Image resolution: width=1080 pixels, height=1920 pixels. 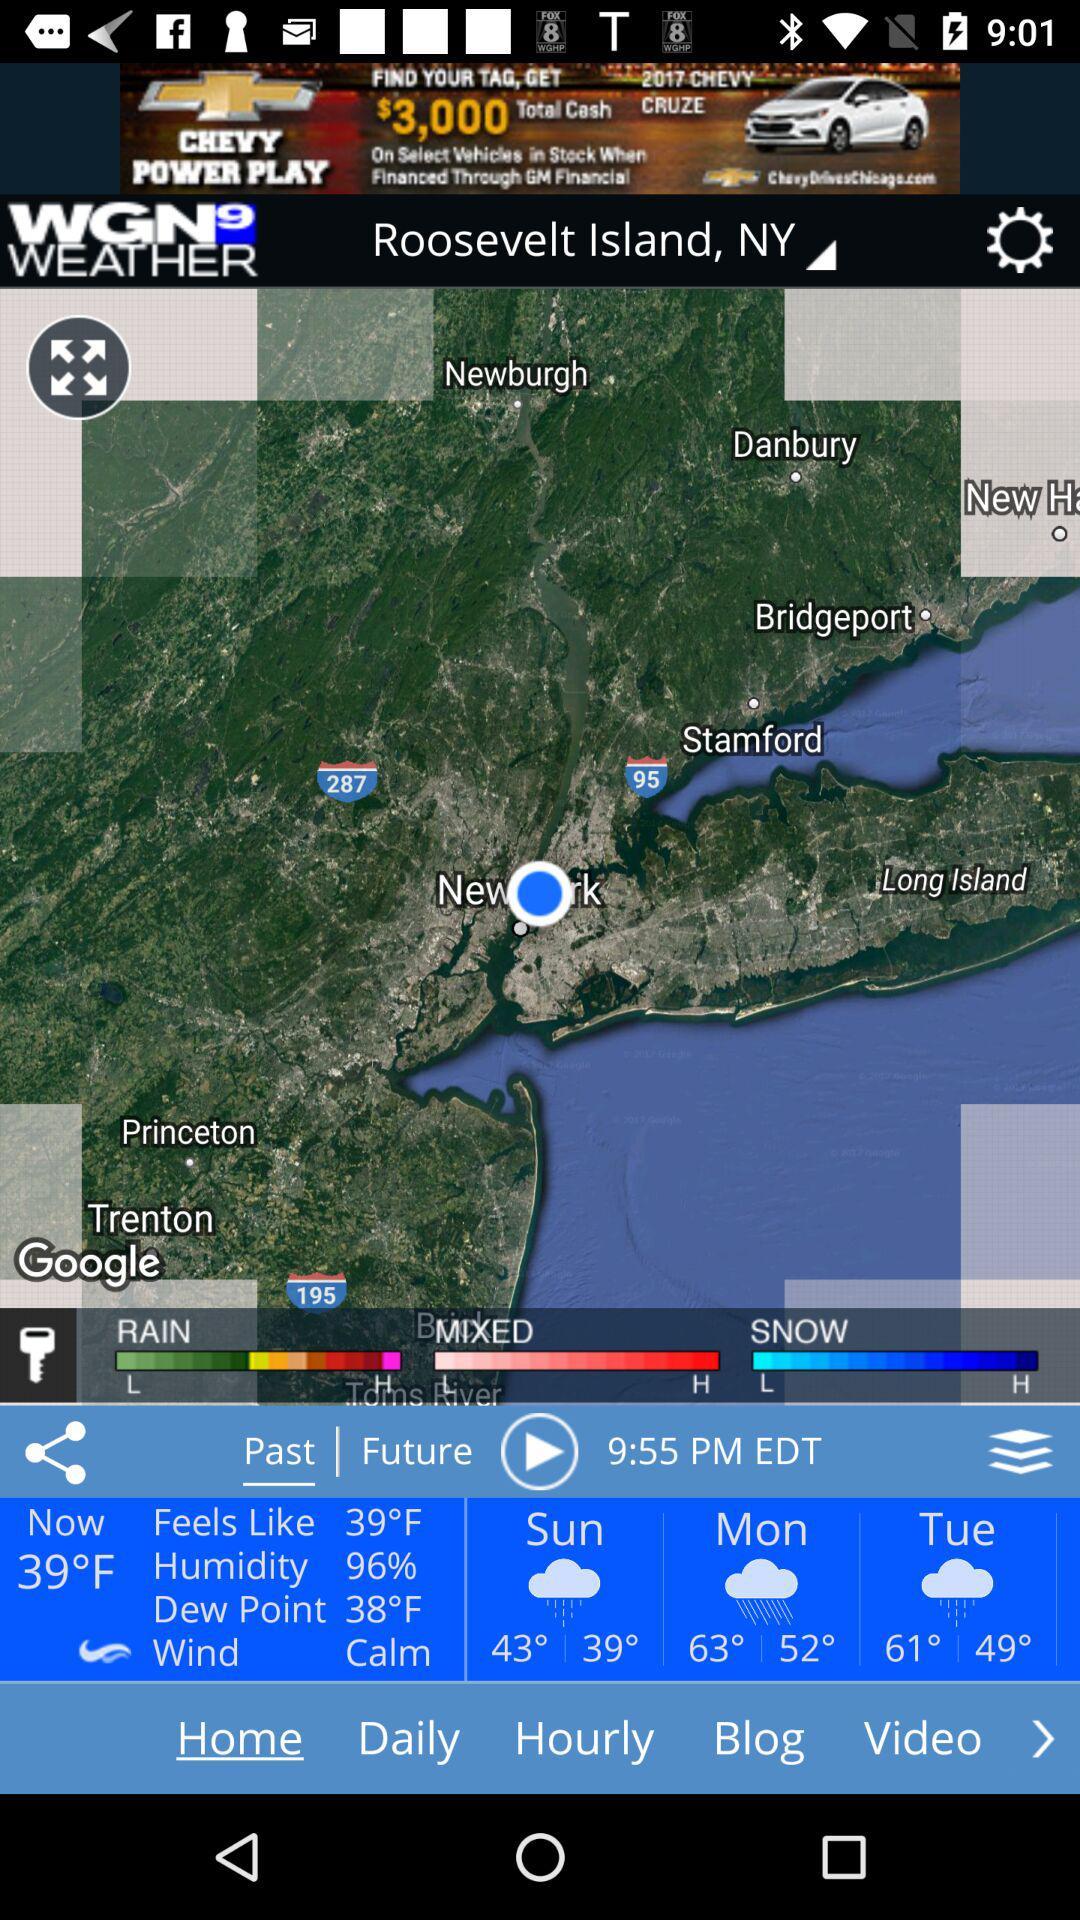 What do you see at coordinates (58, 1451) in the screenshot?
I see `share with others` at bounding box center [58, 1451].